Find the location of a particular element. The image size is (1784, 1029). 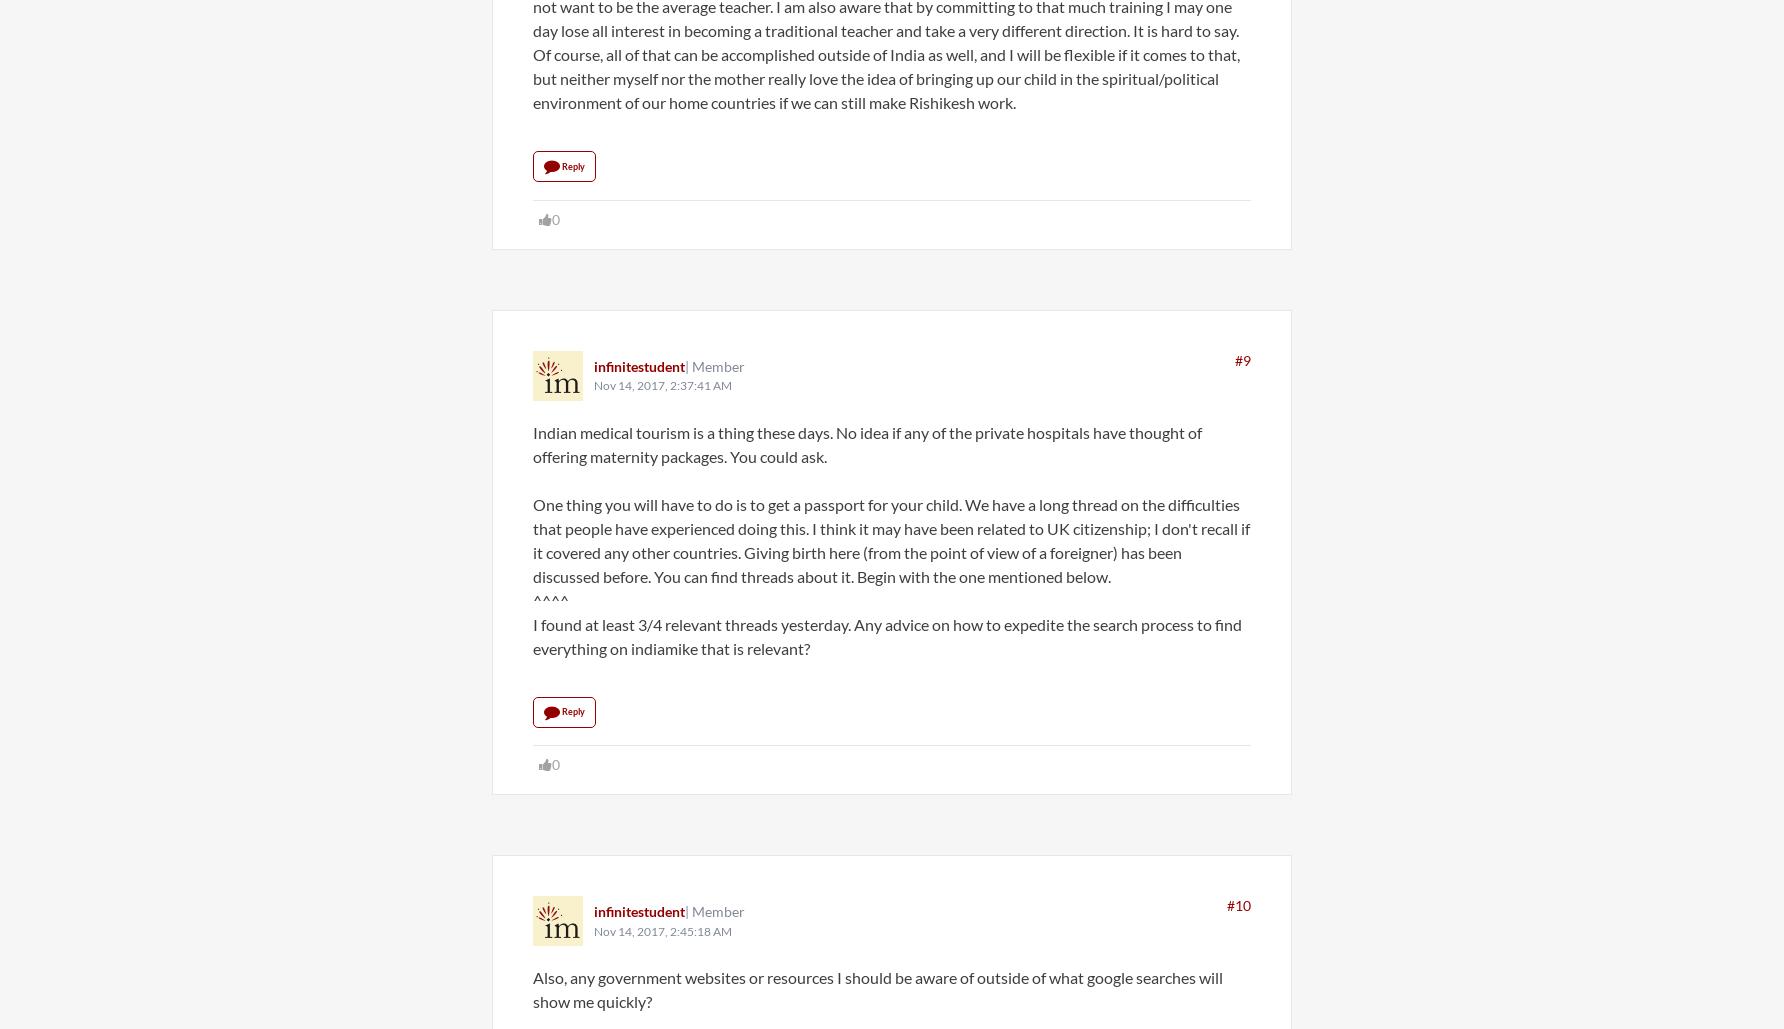

'Nov 14, 2017, 2:45:18 AM' is located at coordinates (661, 930).